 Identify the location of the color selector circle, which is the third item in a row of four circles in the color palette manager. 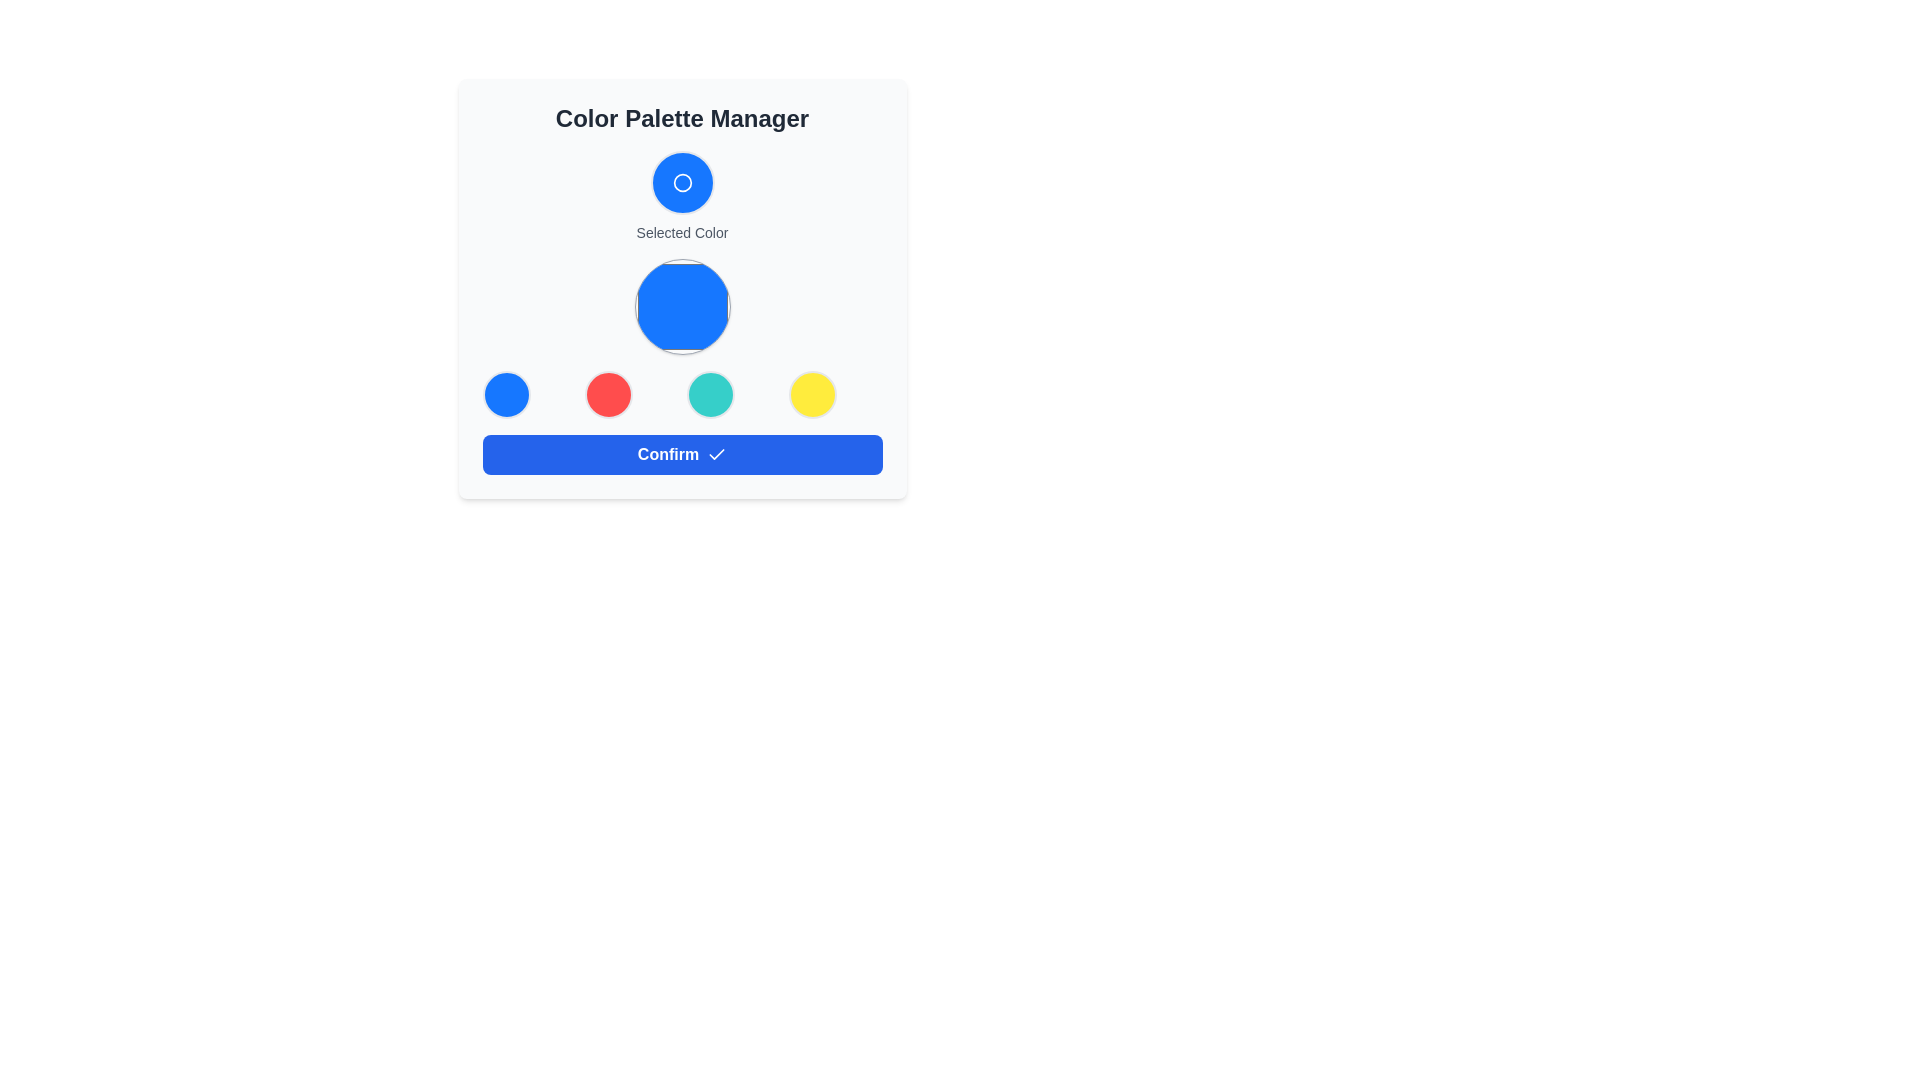
(710, 394).